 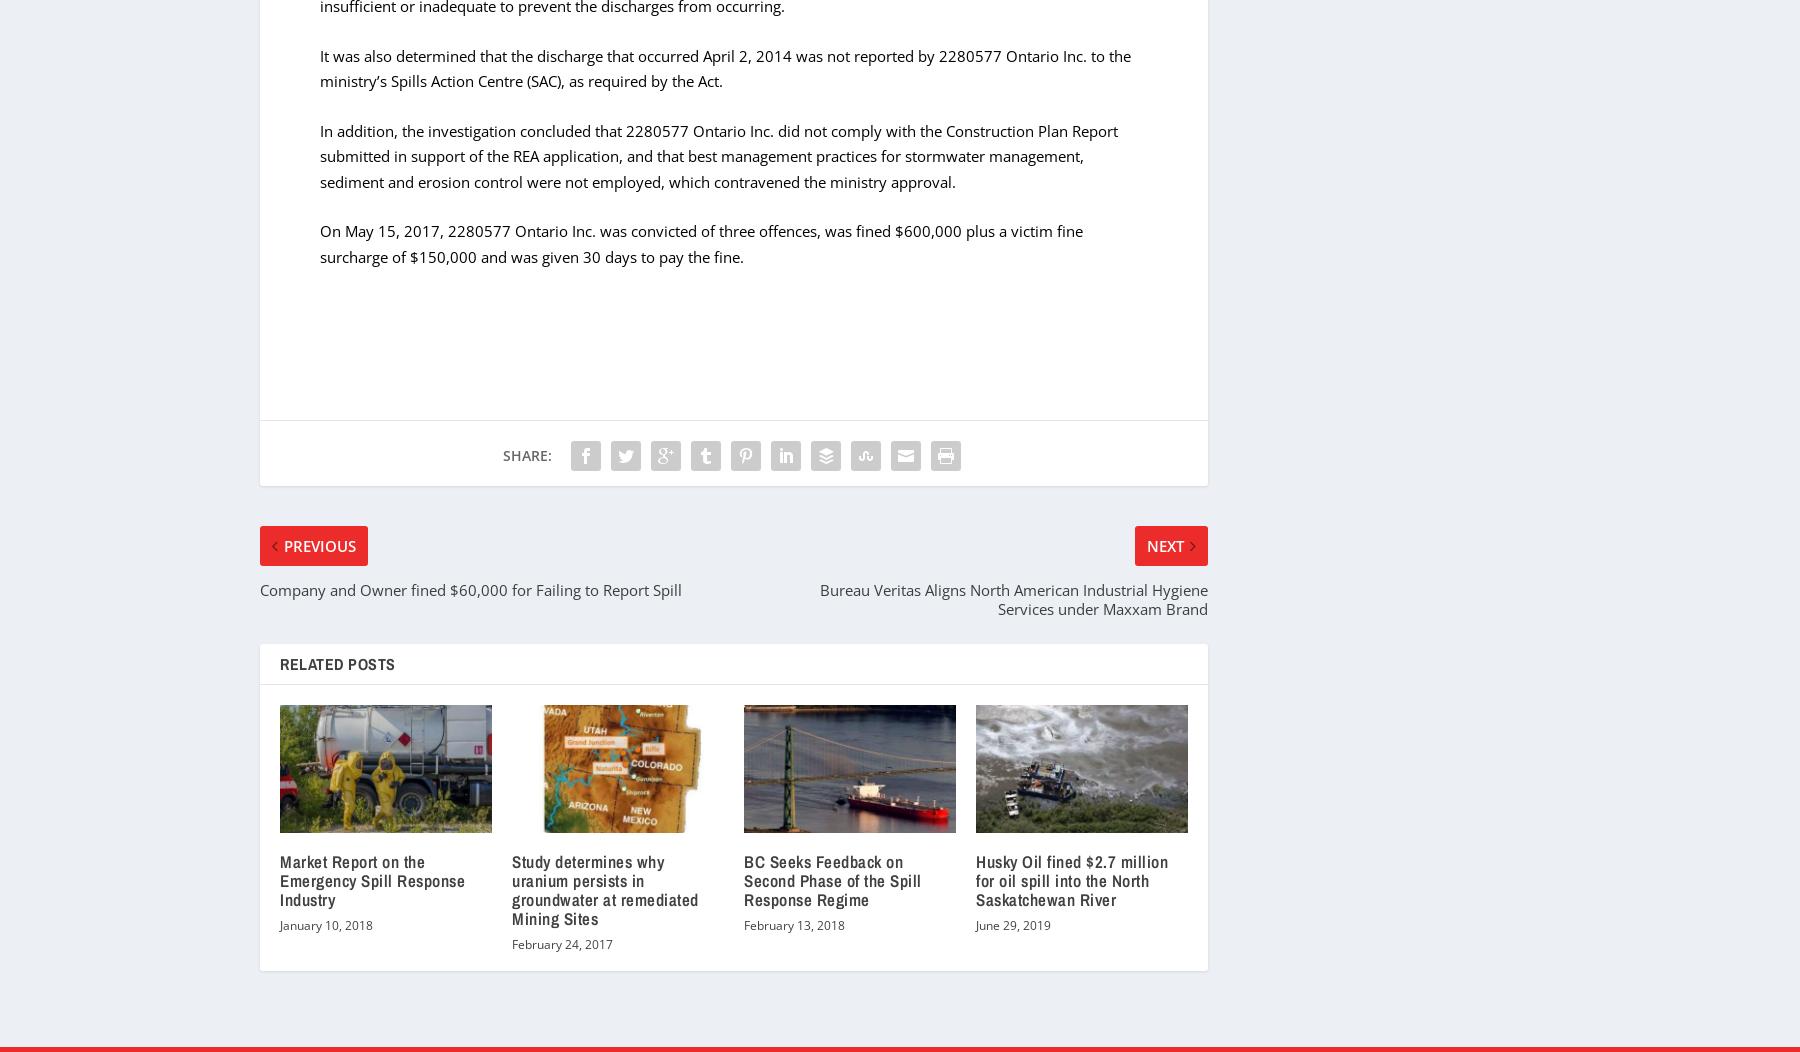 I want to click on 'June 29, 2019', so click(x=1013, y=924).